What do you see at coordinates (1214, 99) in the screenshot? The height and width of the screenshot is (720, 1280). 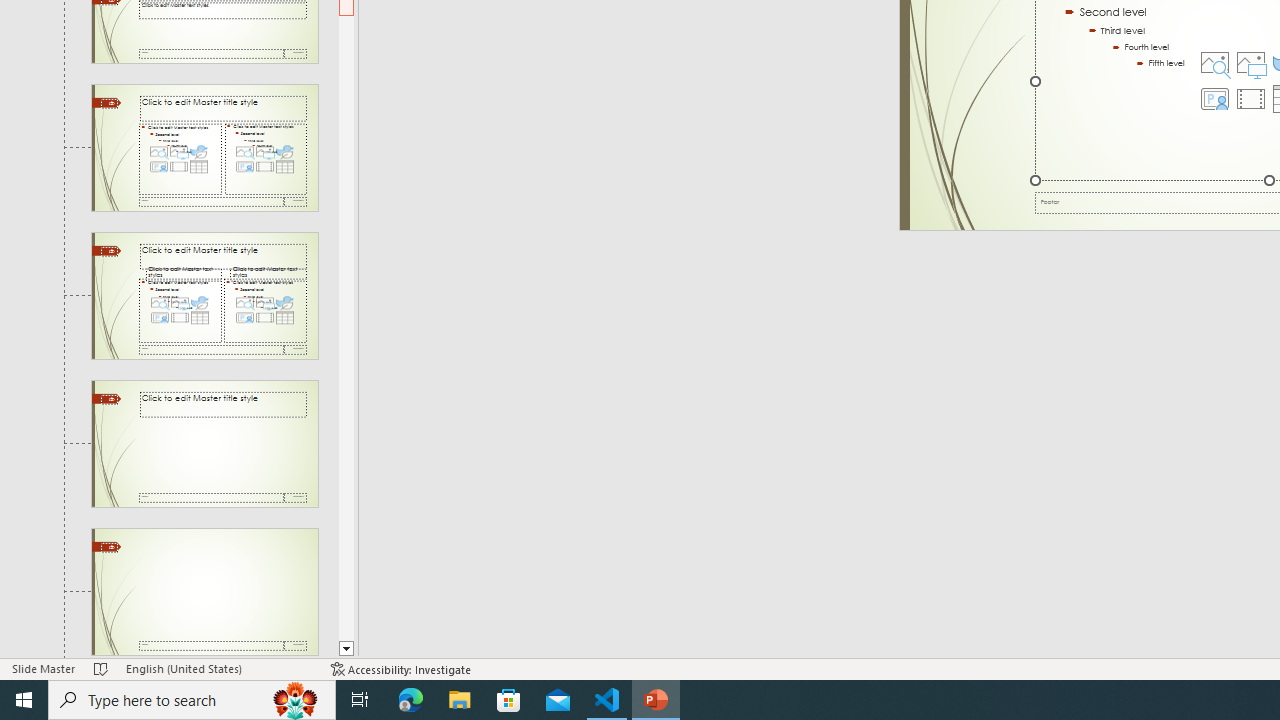 I see `'Insert Cameo'` at bounding box center [1214, 99].